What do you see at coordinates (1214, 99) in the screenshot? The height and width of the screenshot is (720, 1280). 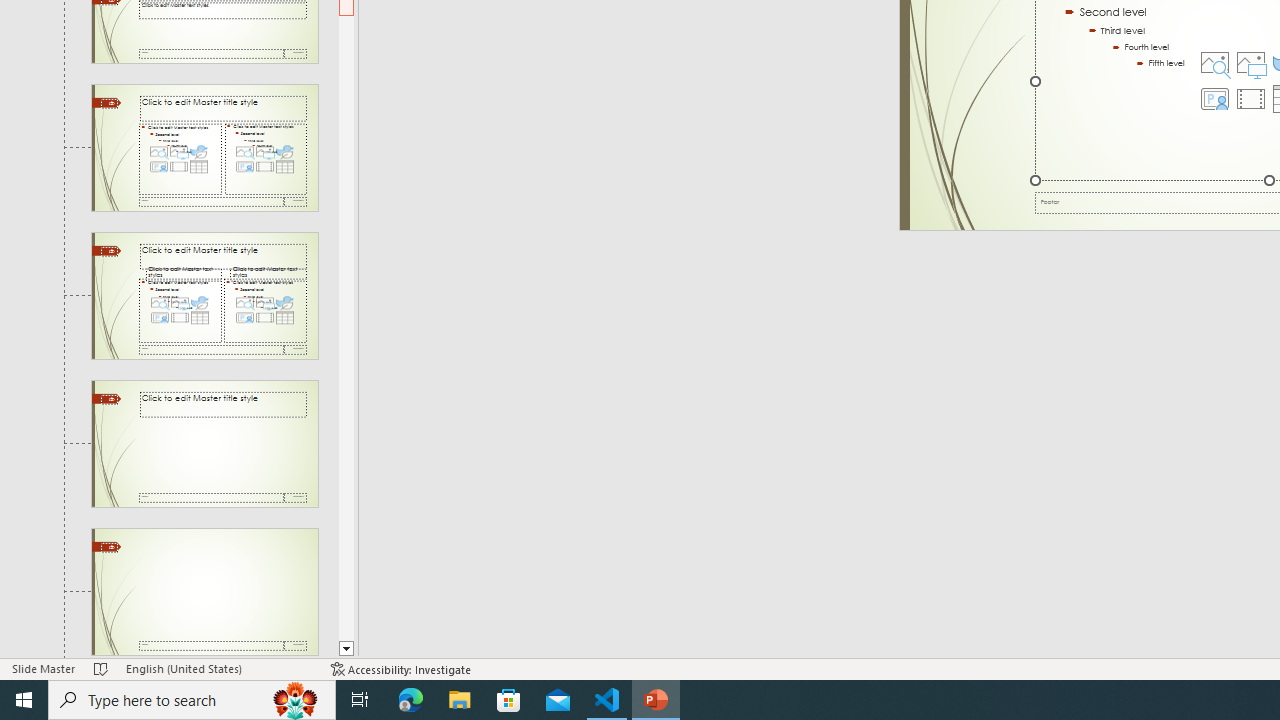 I see `'Insert Cameo'` at bounding box center [1214, 99].